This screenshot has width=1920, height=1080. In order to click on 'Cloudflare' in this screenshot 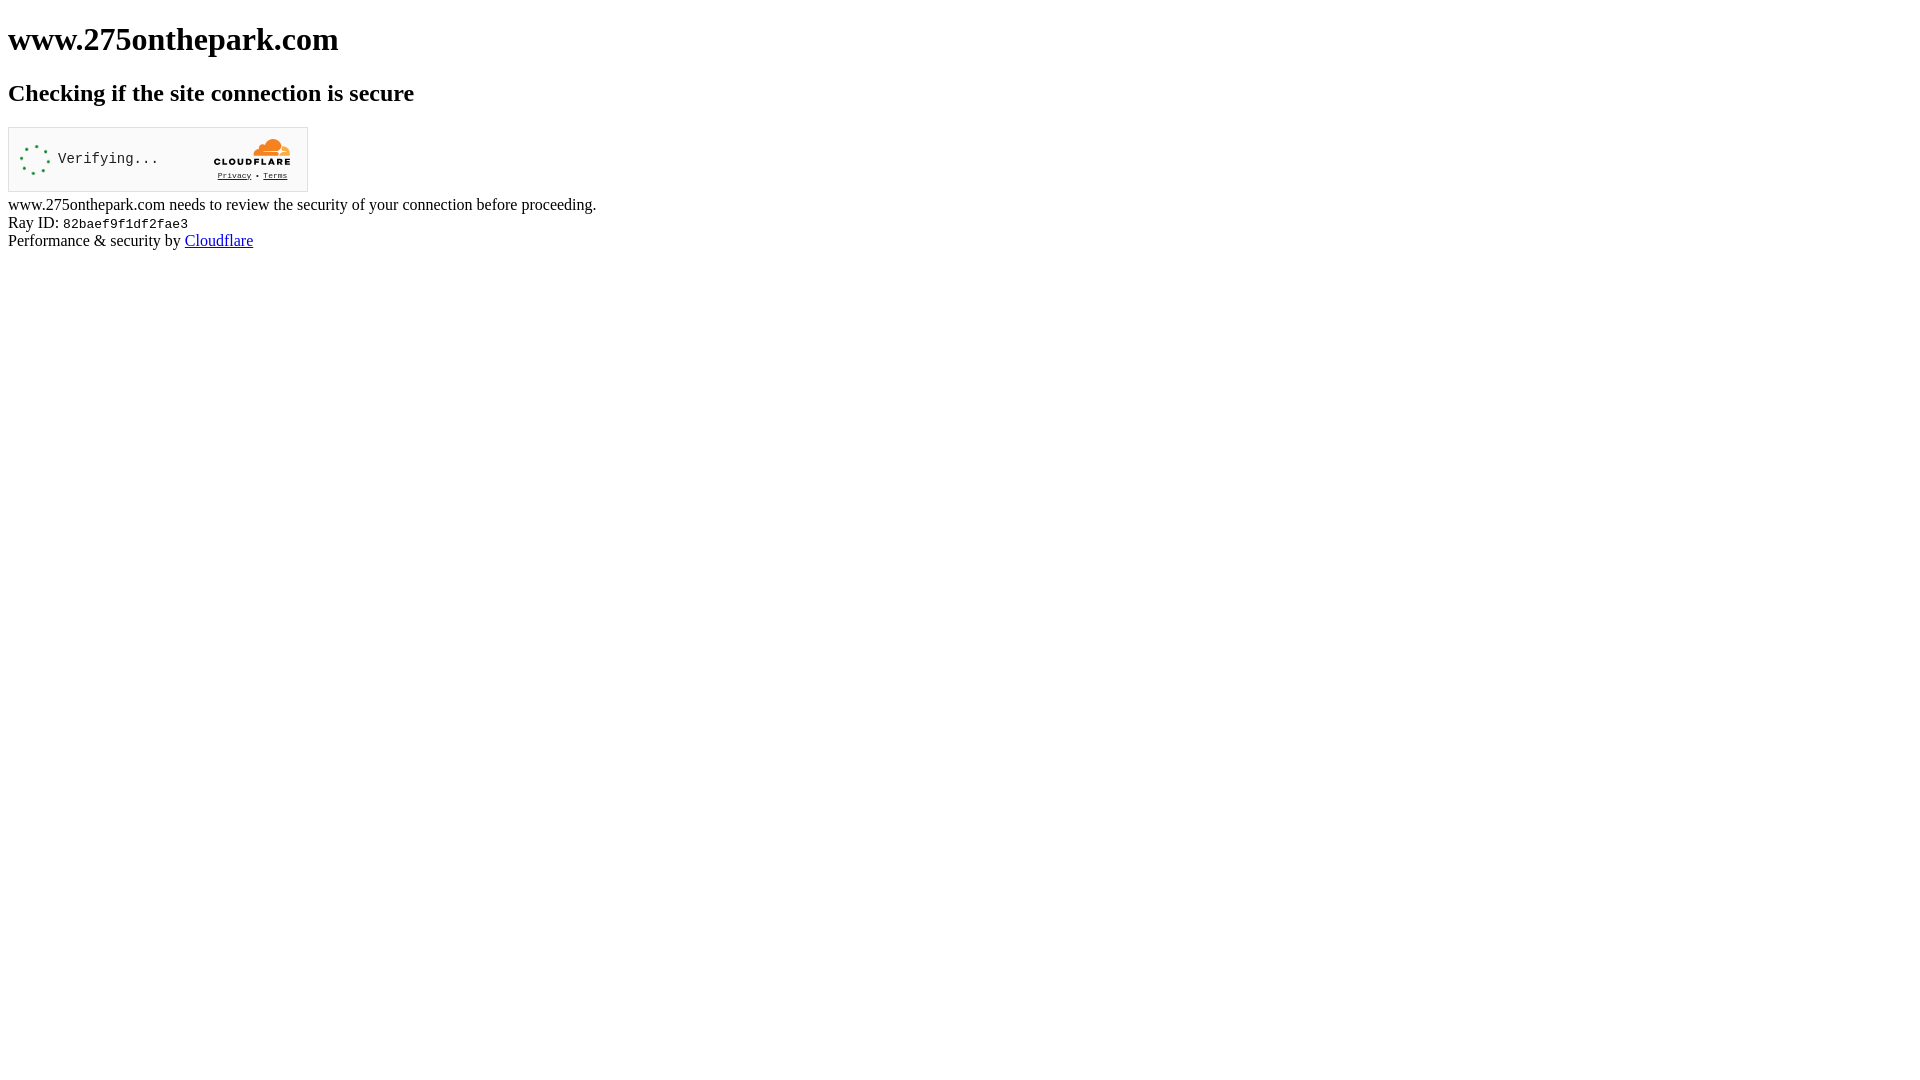, I will do `click(219, 239)`.